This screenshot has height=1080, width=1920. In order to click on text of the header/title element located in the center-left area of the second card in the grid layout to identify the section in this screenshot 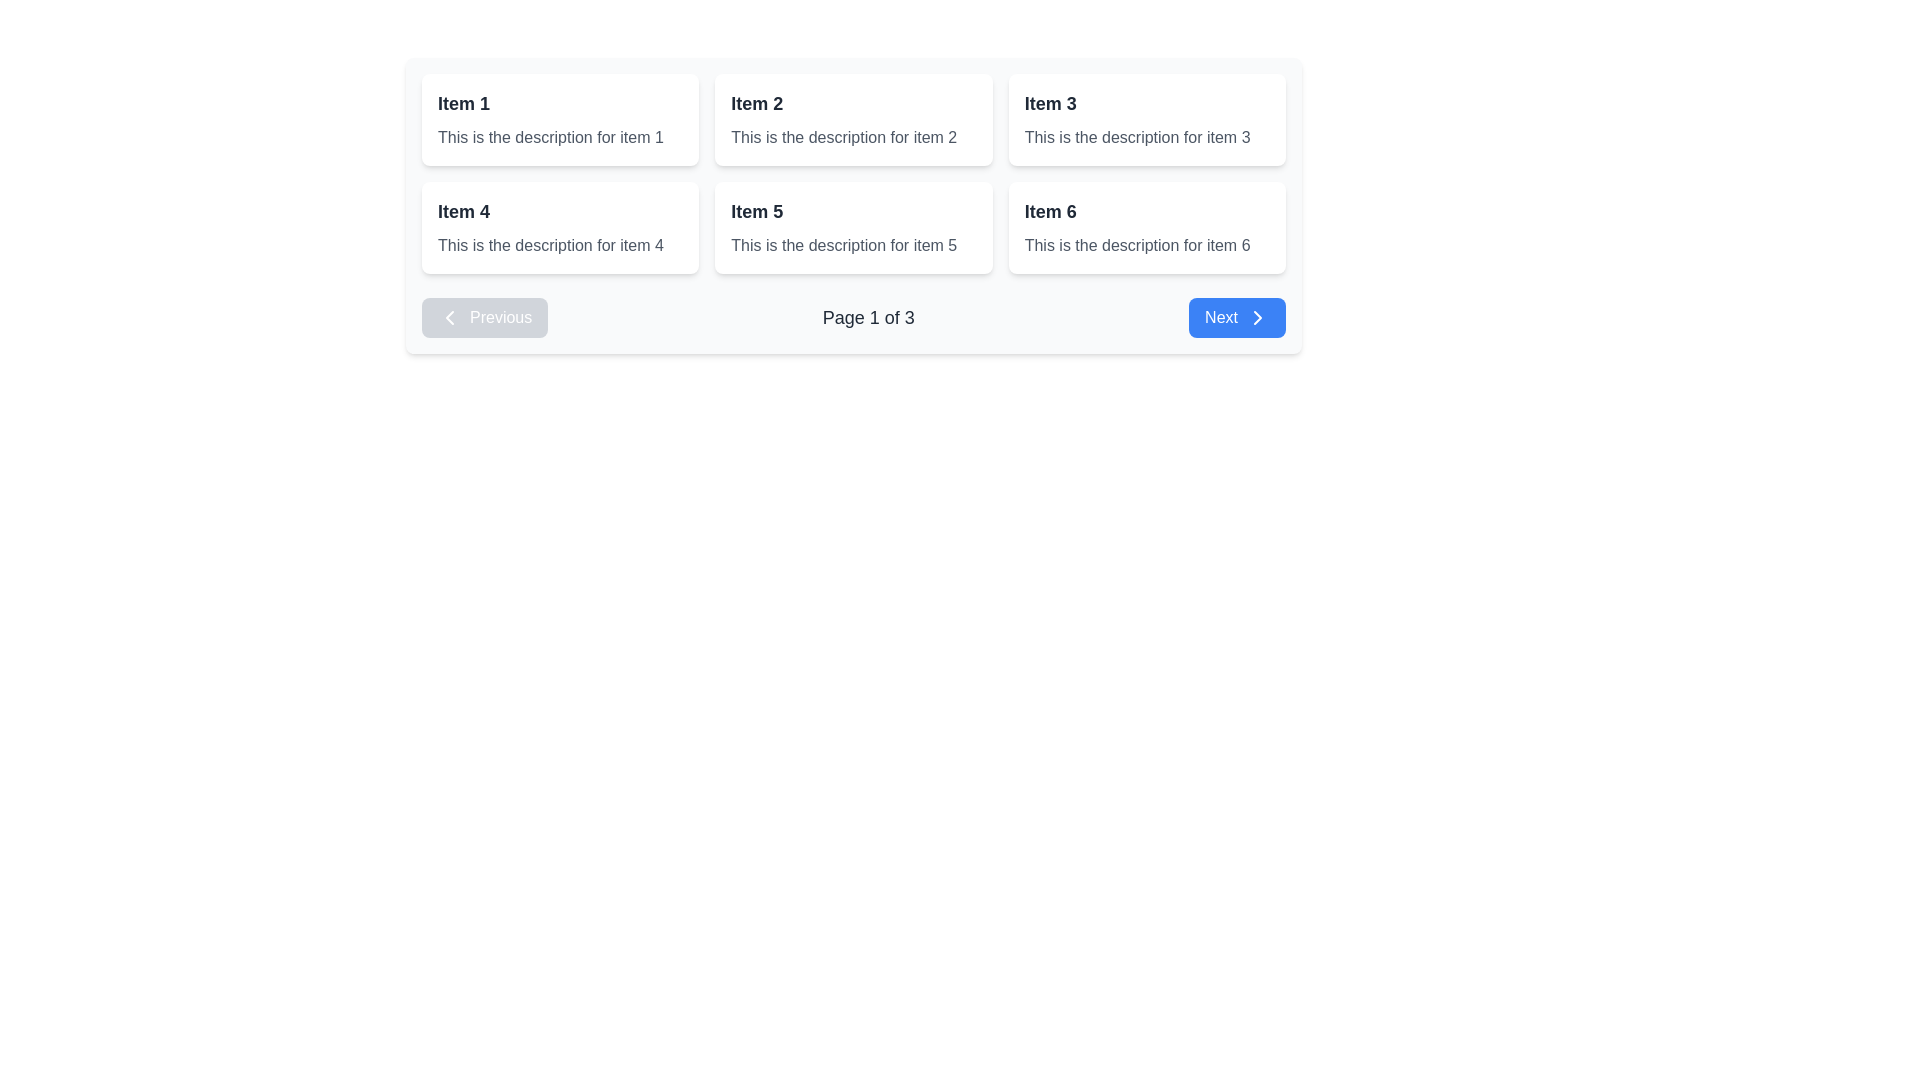, I will do `click(756, 104)`.